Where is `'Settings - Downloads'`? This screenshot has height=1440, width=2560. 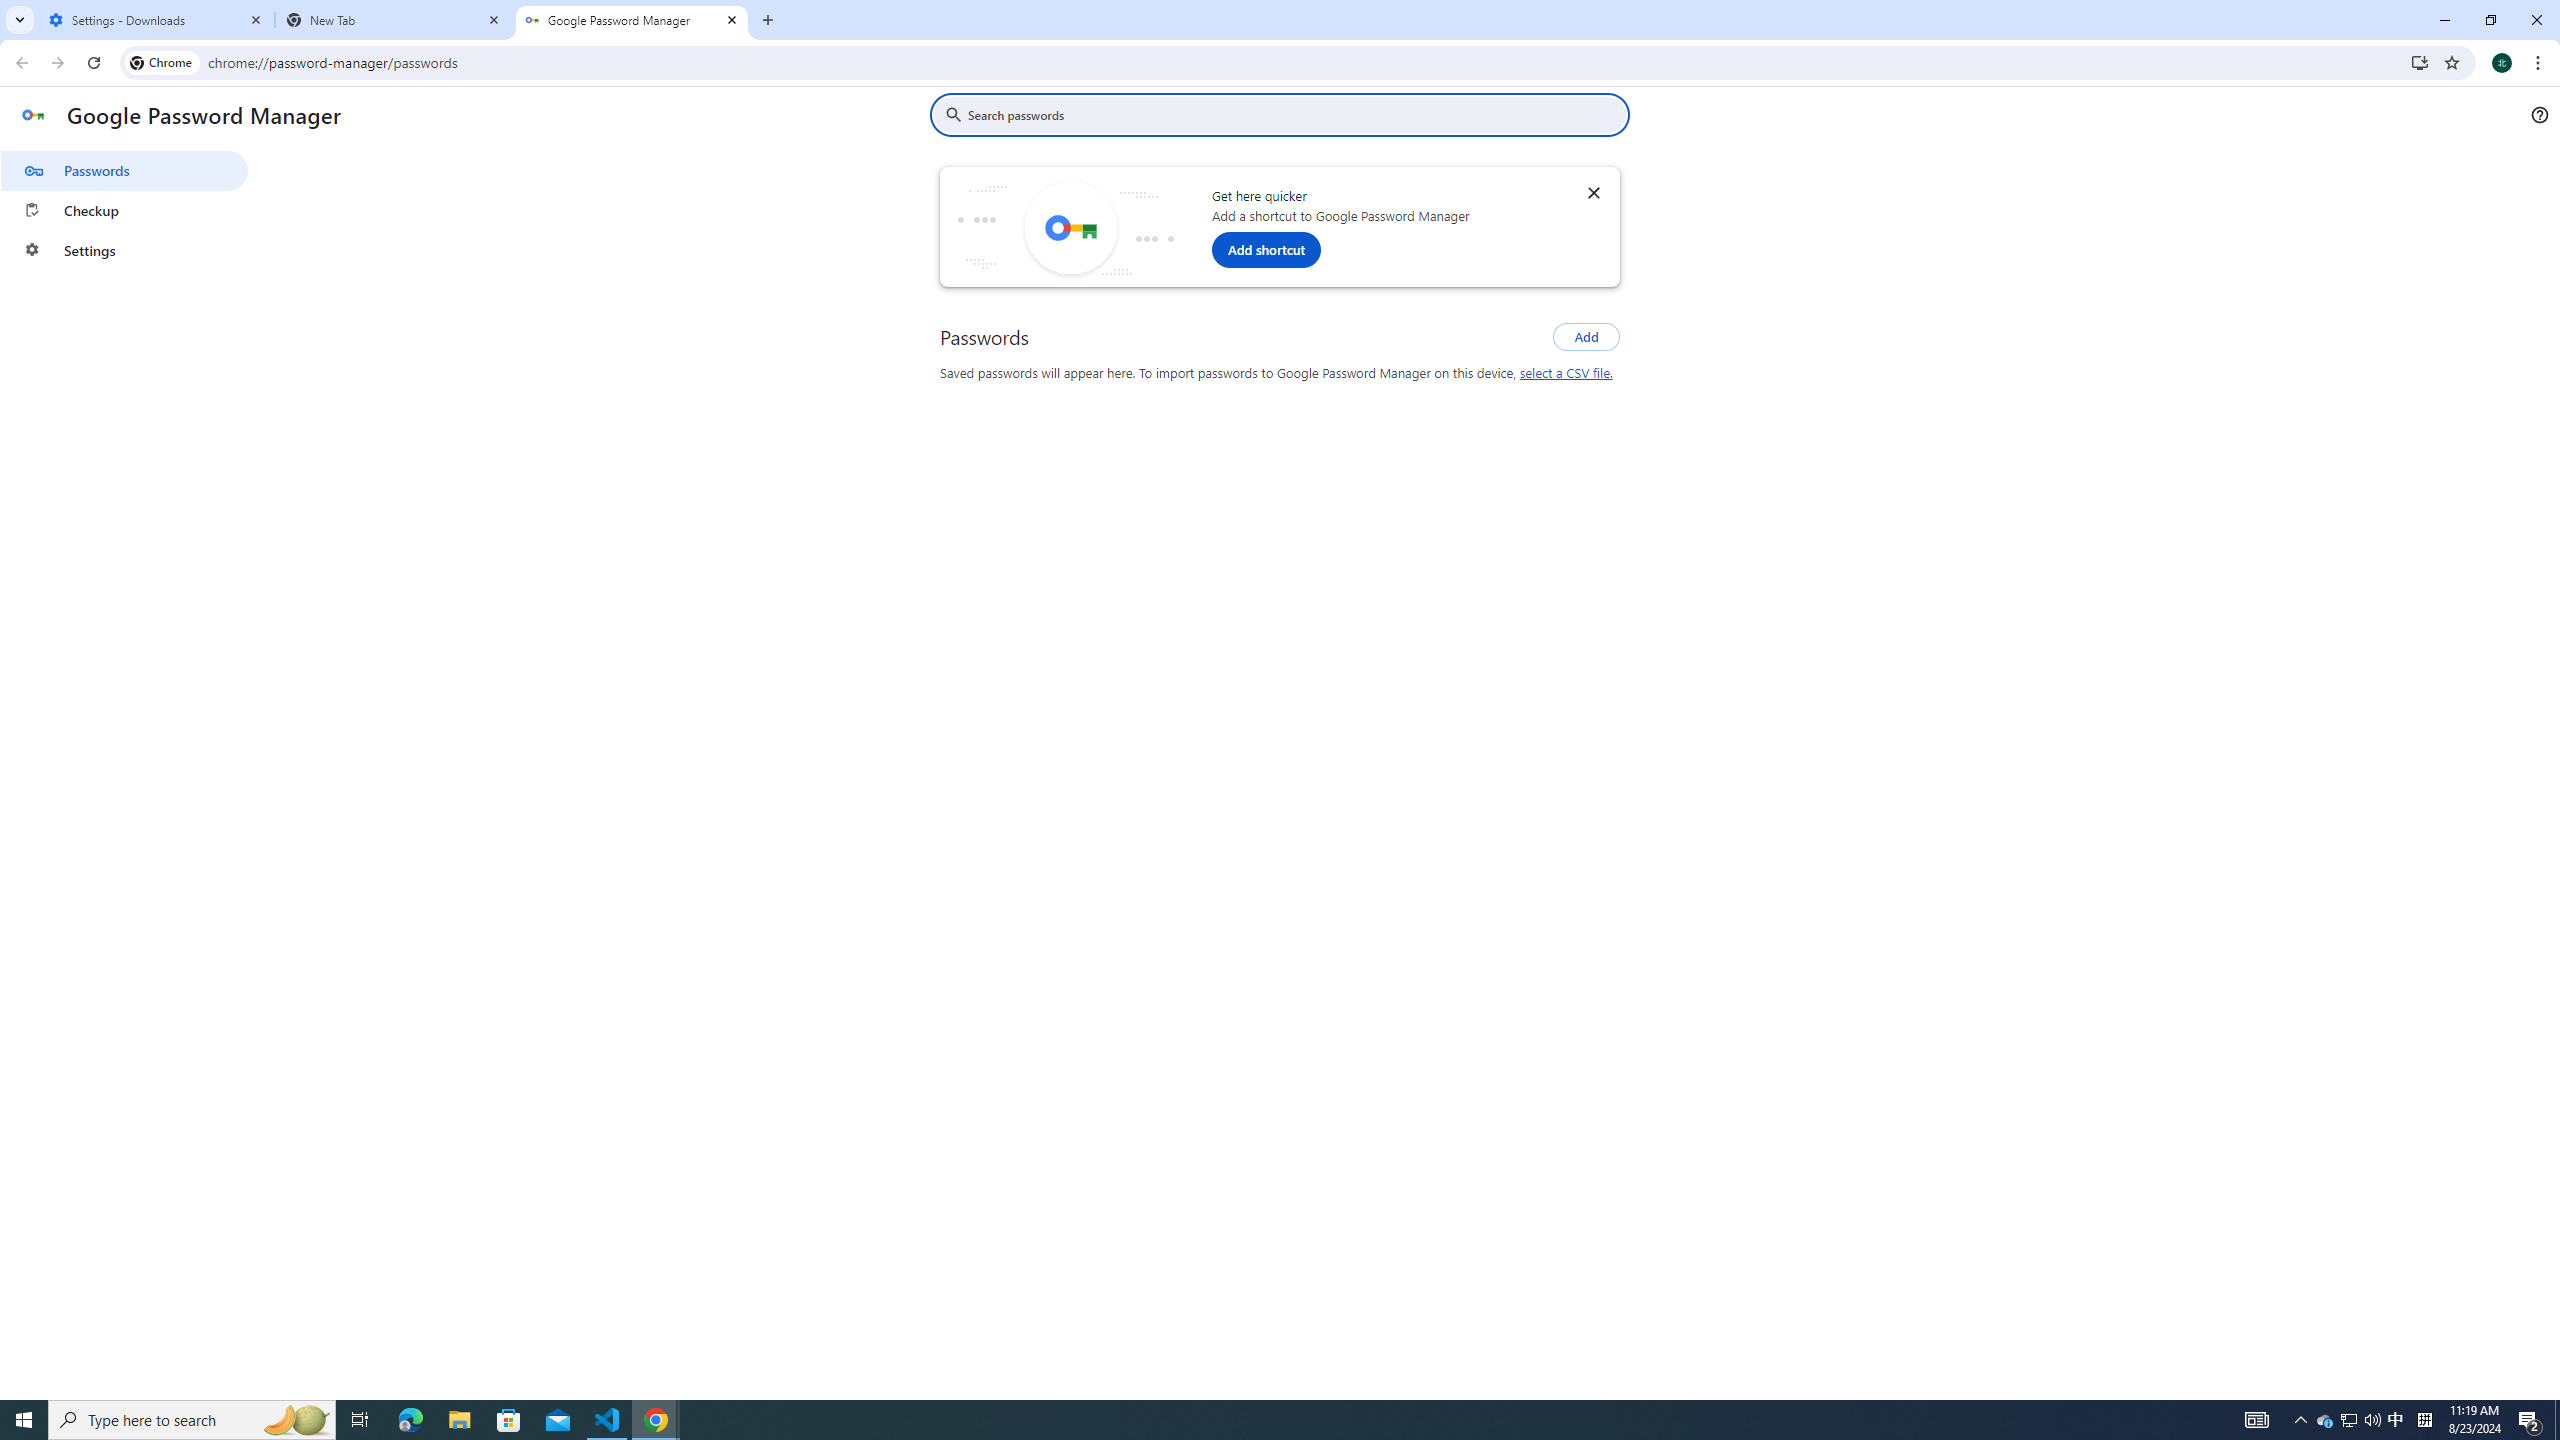 'Settings - Downloads' is located at coordinates (155, 19).